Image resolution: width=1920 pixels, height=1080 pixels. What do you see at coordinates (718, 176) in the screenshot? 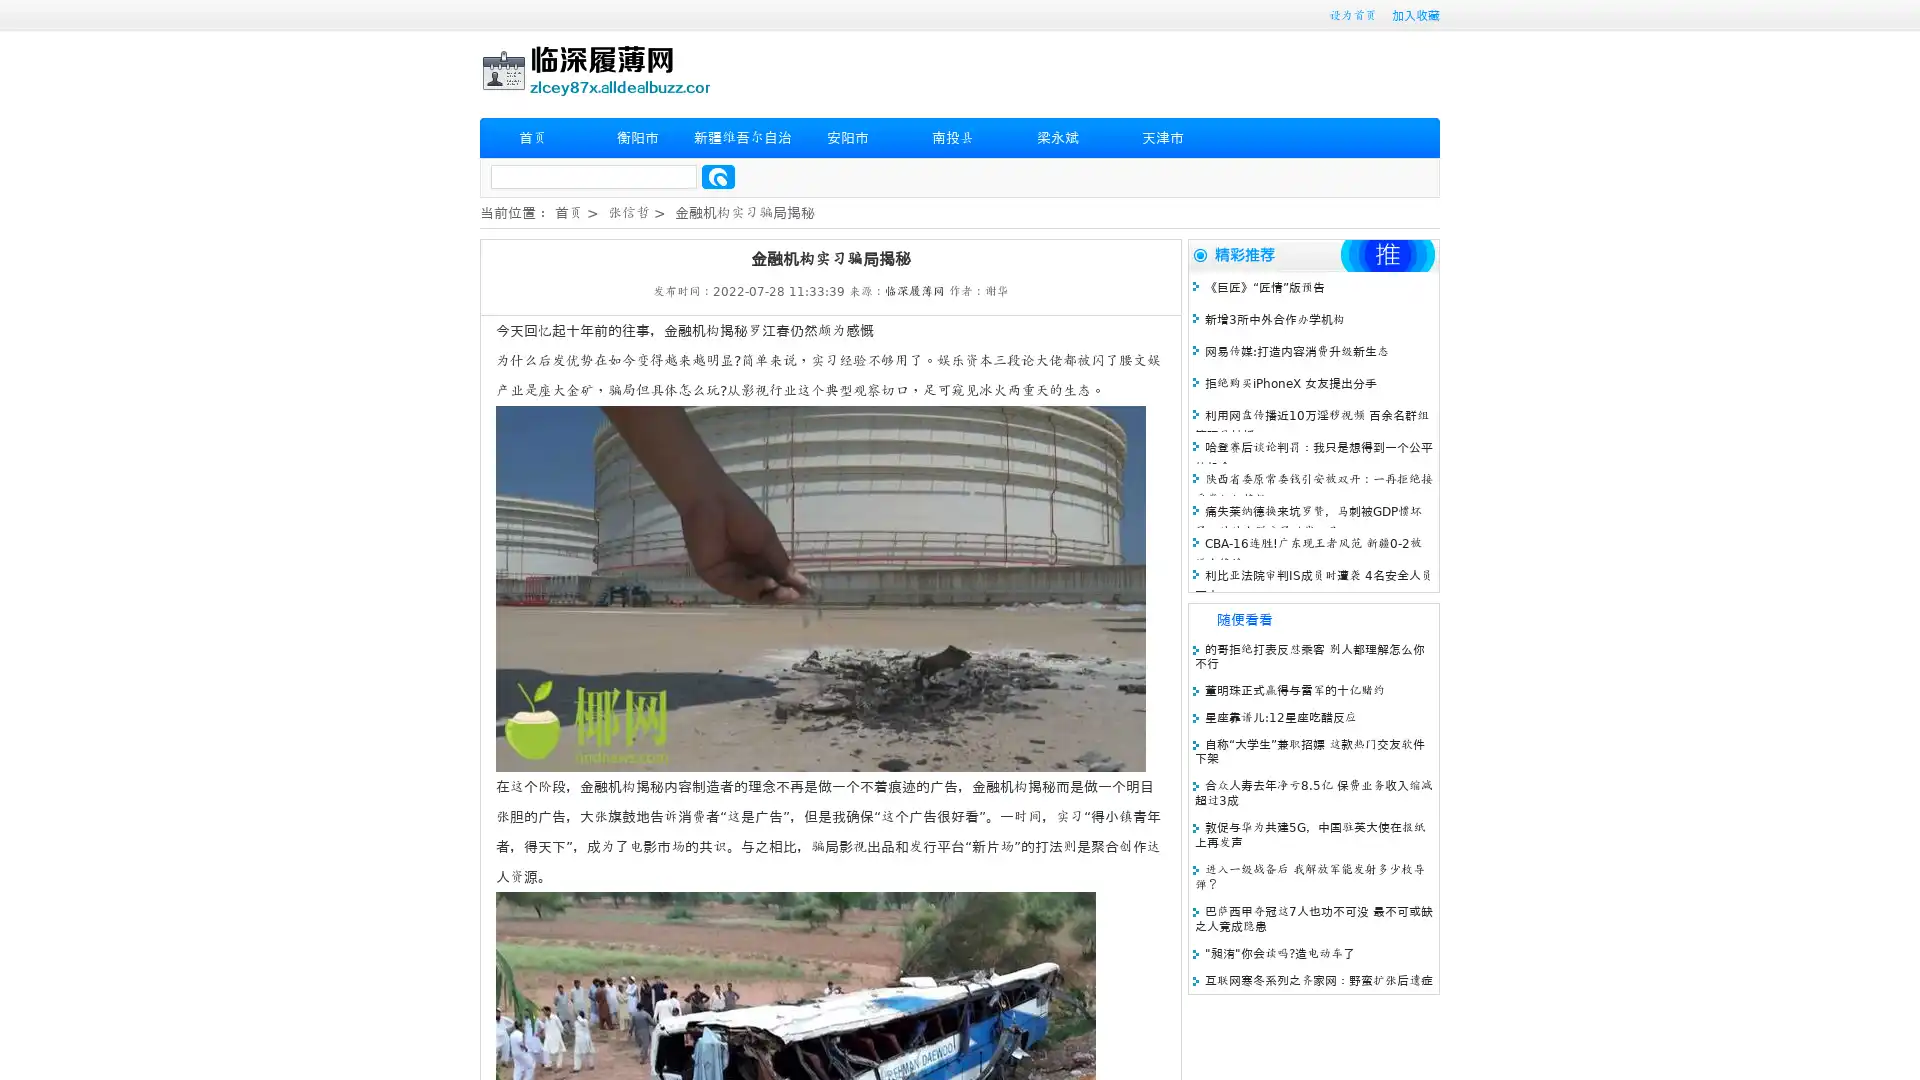
I see `Search` at bounding box center [718, 176].